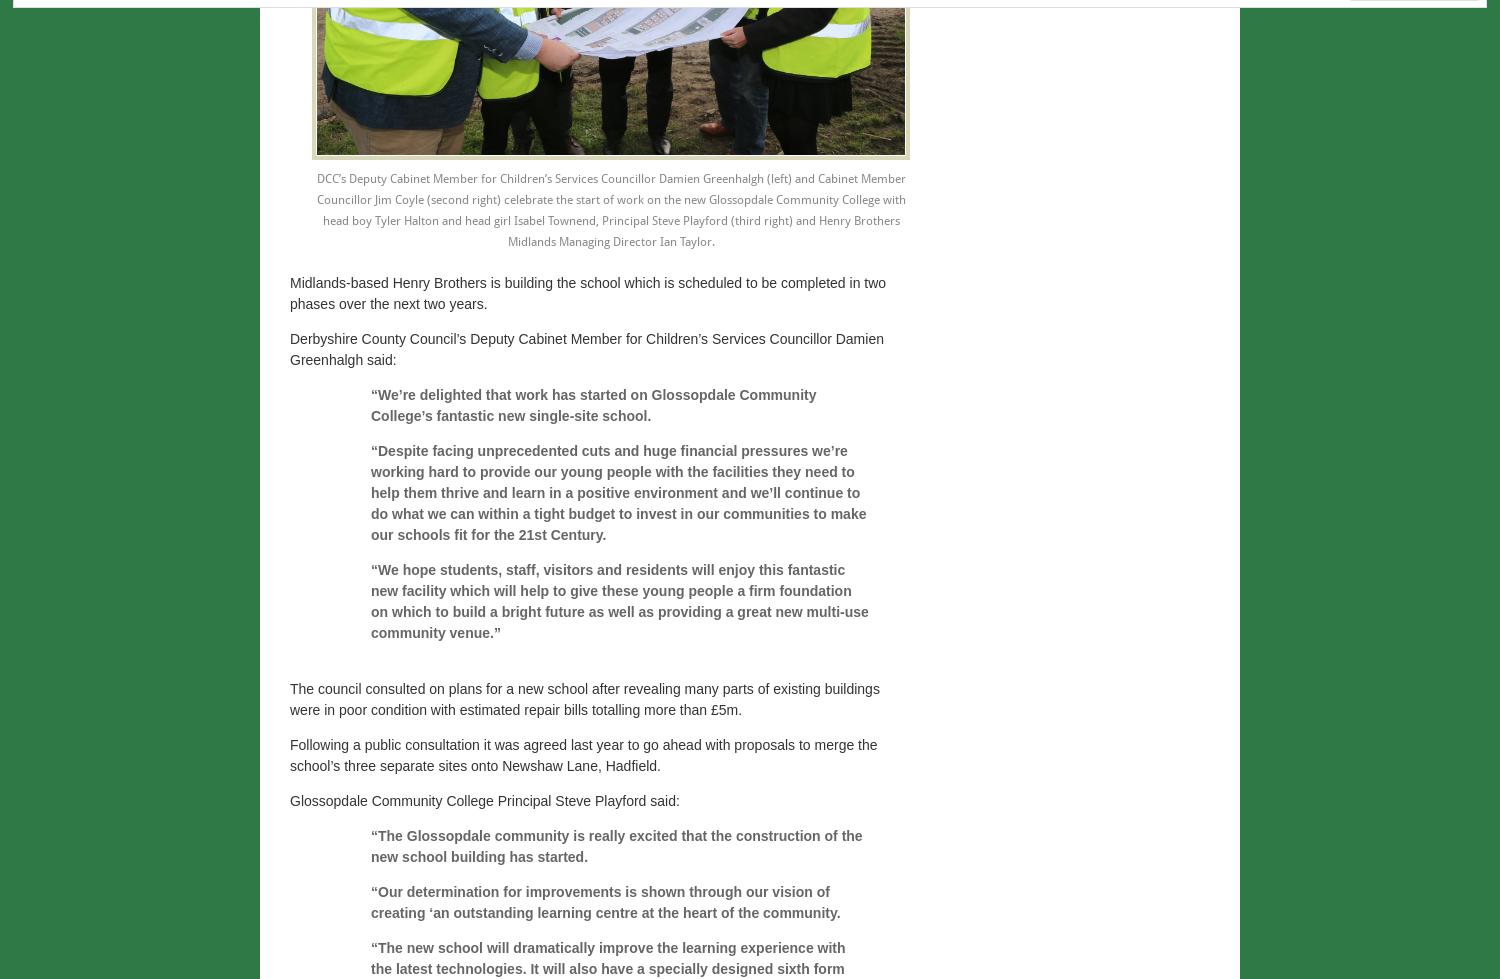 This screenshot has width=1500, height=979. Describe the element at coordinates (587, 293) in the screenshot. I see `'Midlands-based Henry Brothers is building the school which is scheduled to be completed in two phases over the next two years.'` at that location.